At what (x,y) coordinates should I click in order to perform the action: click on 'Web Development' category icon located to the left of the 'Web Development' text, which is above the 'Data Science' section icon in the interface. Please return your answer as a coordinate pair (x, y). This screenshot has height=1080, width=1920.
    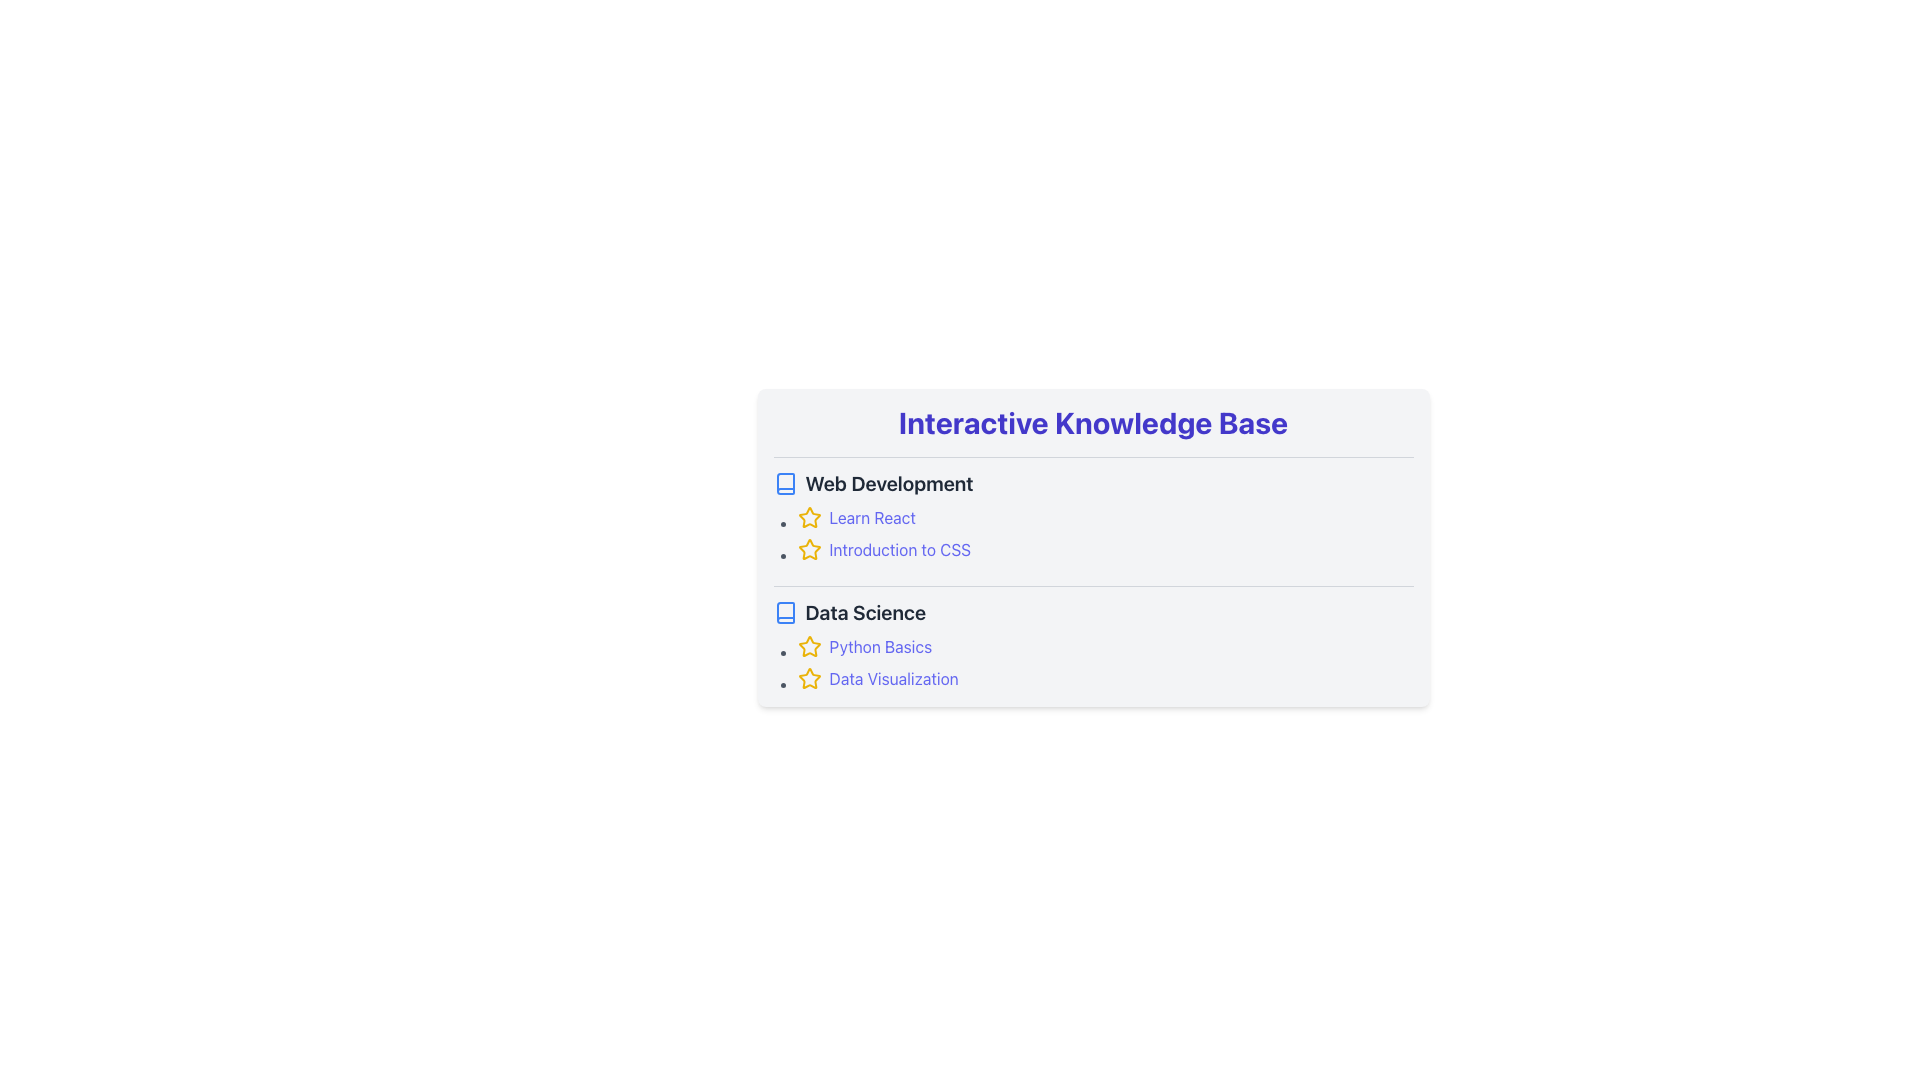
    Looking at the image, I should click on (784, 483).